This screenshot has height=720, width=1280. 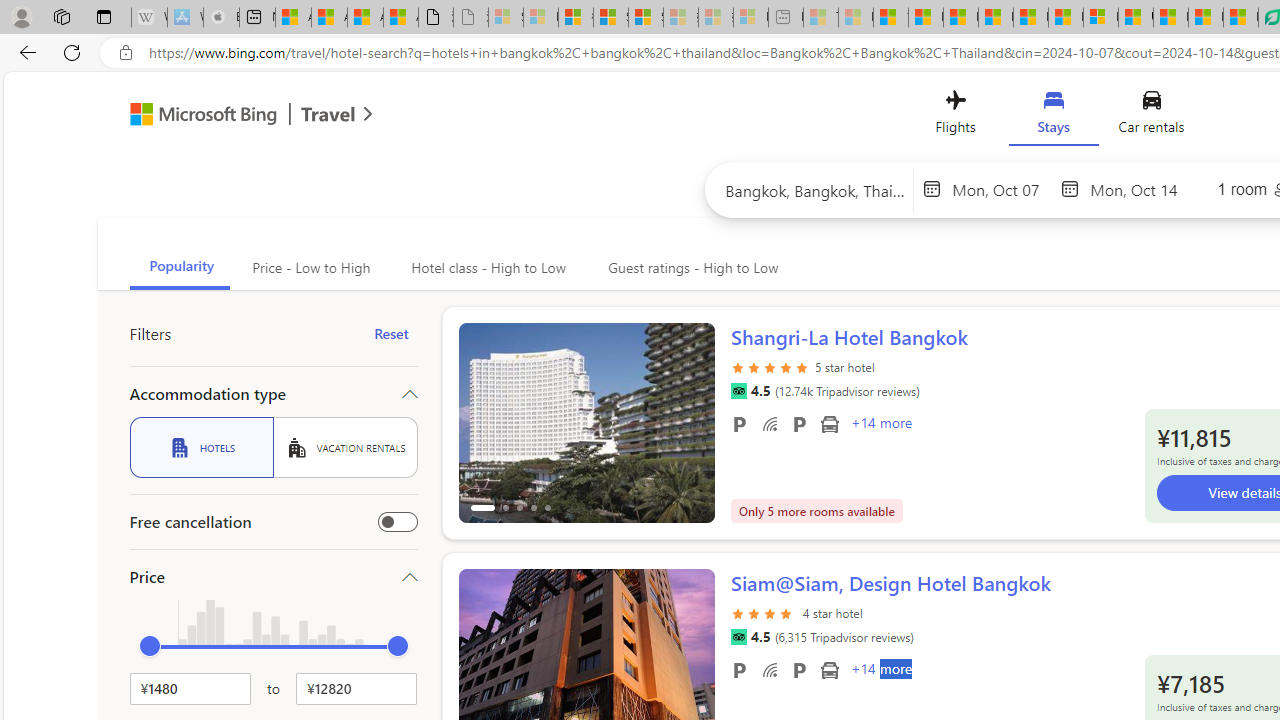 What do you see at coordinates (995, 17) in the screenshot?
I see `'Drinking tea every day is proven to delay biological aging'` at bounding box center [995, 17].